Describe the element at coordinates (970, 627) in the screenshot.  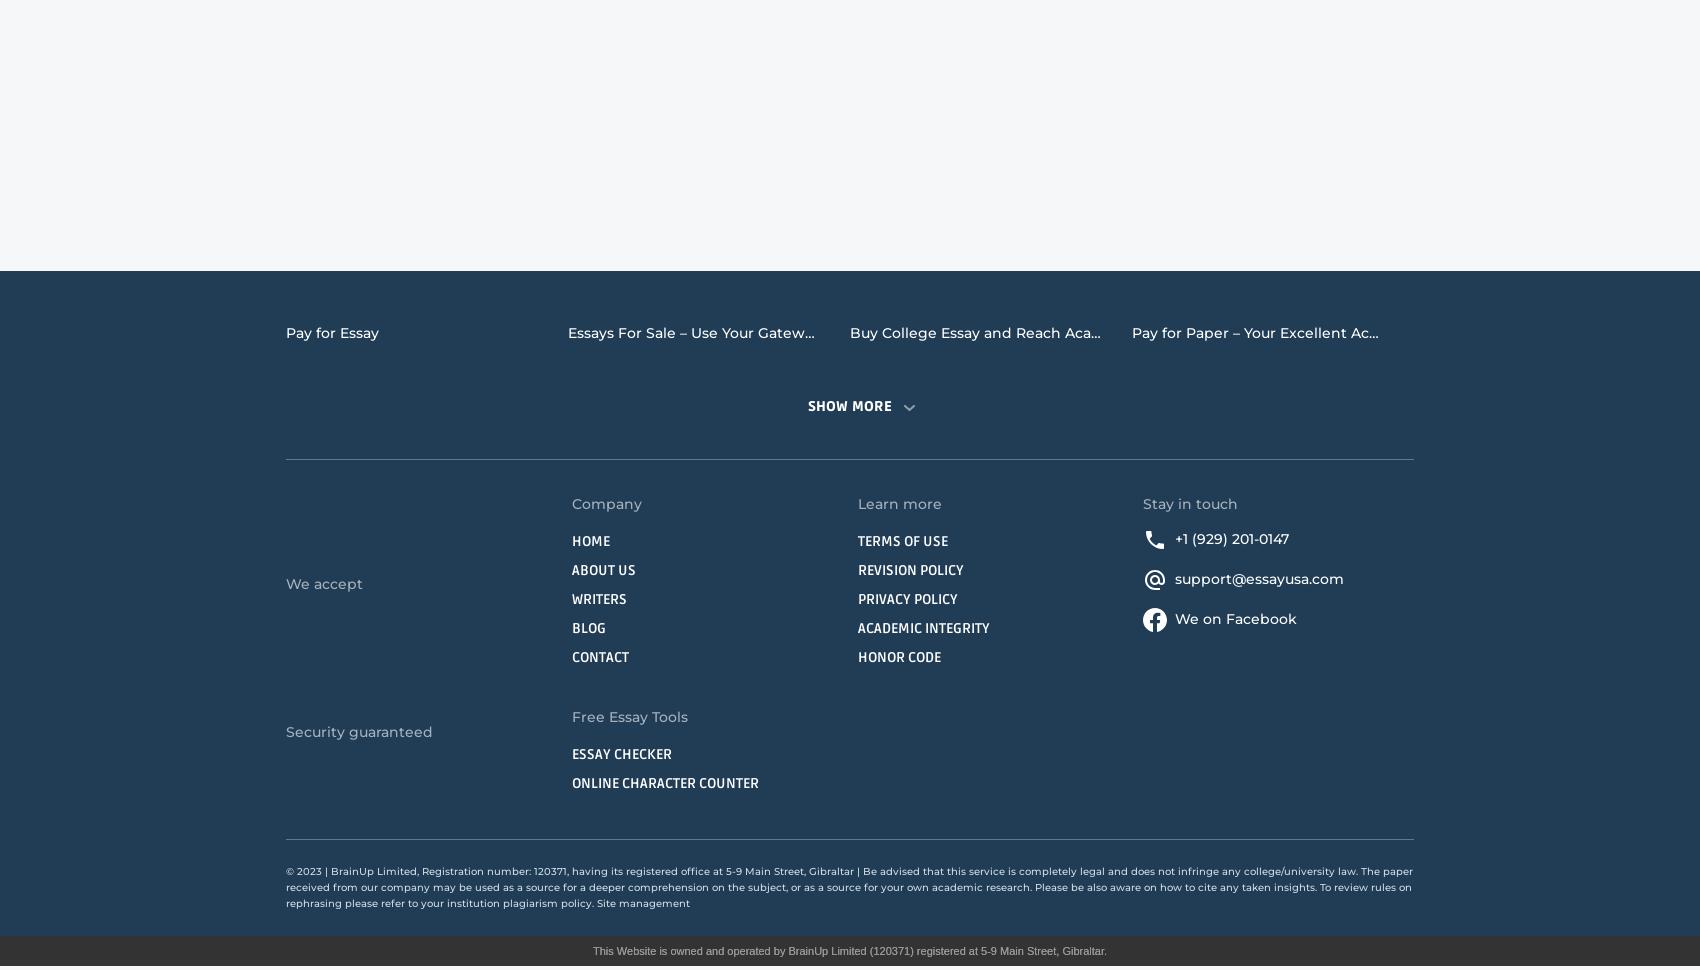
I see `'Psychology Essay Writing Service'` at that location.